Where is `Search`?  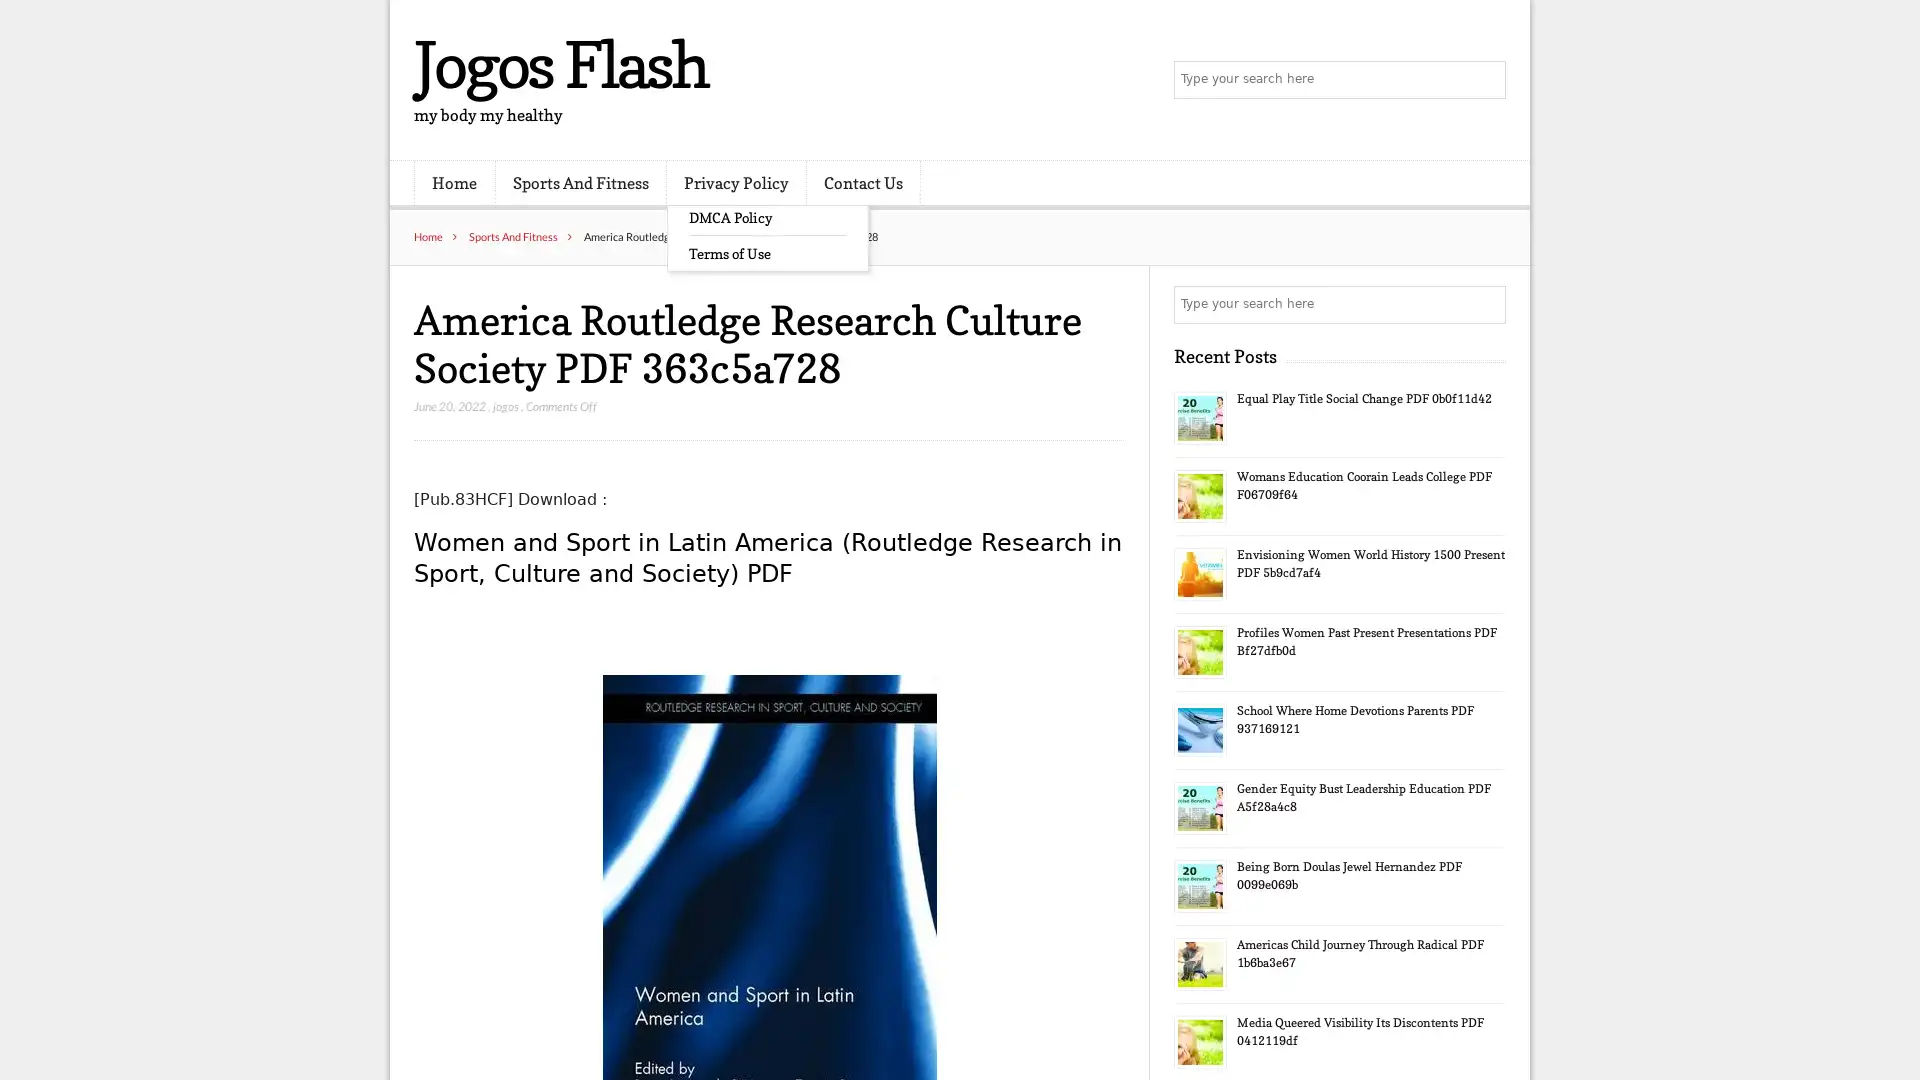 Search is located at coordinates (1485, 304).